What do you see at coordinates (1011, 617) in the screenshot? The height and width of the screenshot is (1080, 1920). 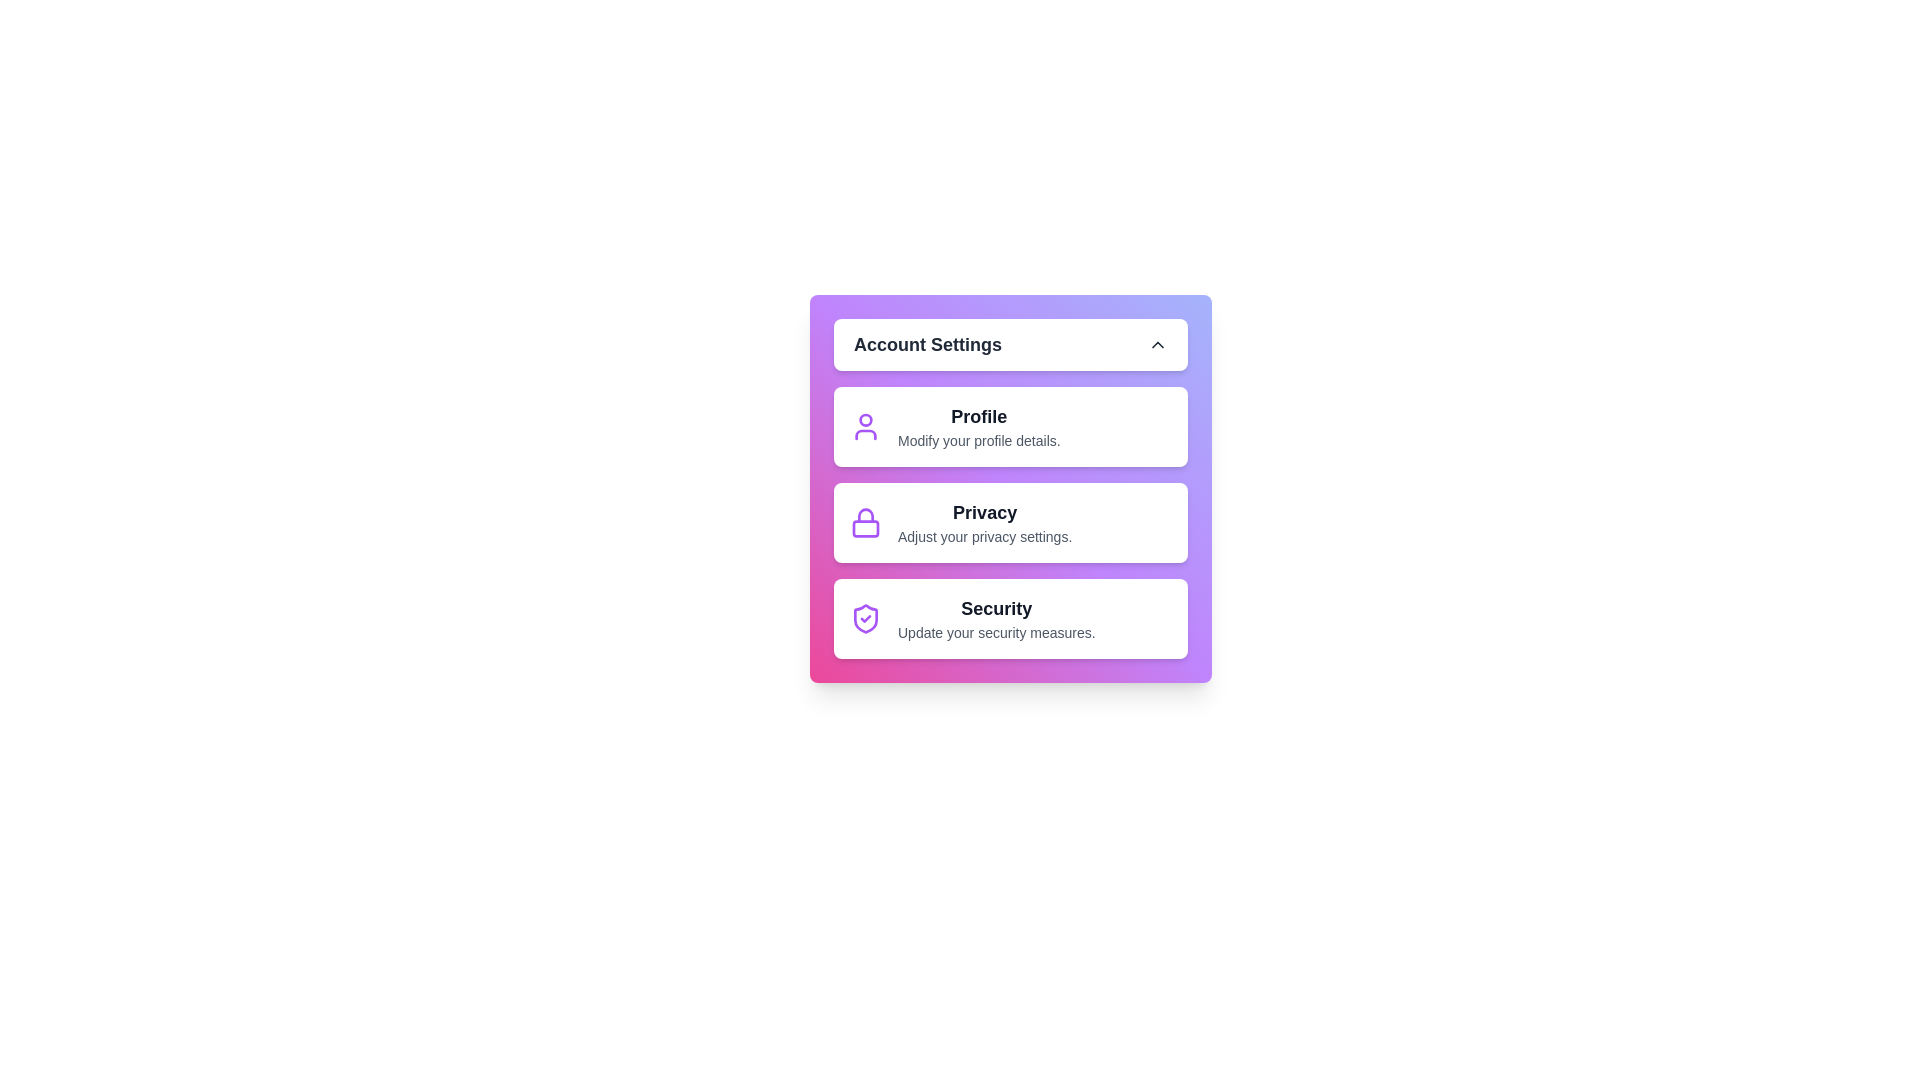 I see `the 'Security' item to access security settings` at bounding box center [1011, 617].